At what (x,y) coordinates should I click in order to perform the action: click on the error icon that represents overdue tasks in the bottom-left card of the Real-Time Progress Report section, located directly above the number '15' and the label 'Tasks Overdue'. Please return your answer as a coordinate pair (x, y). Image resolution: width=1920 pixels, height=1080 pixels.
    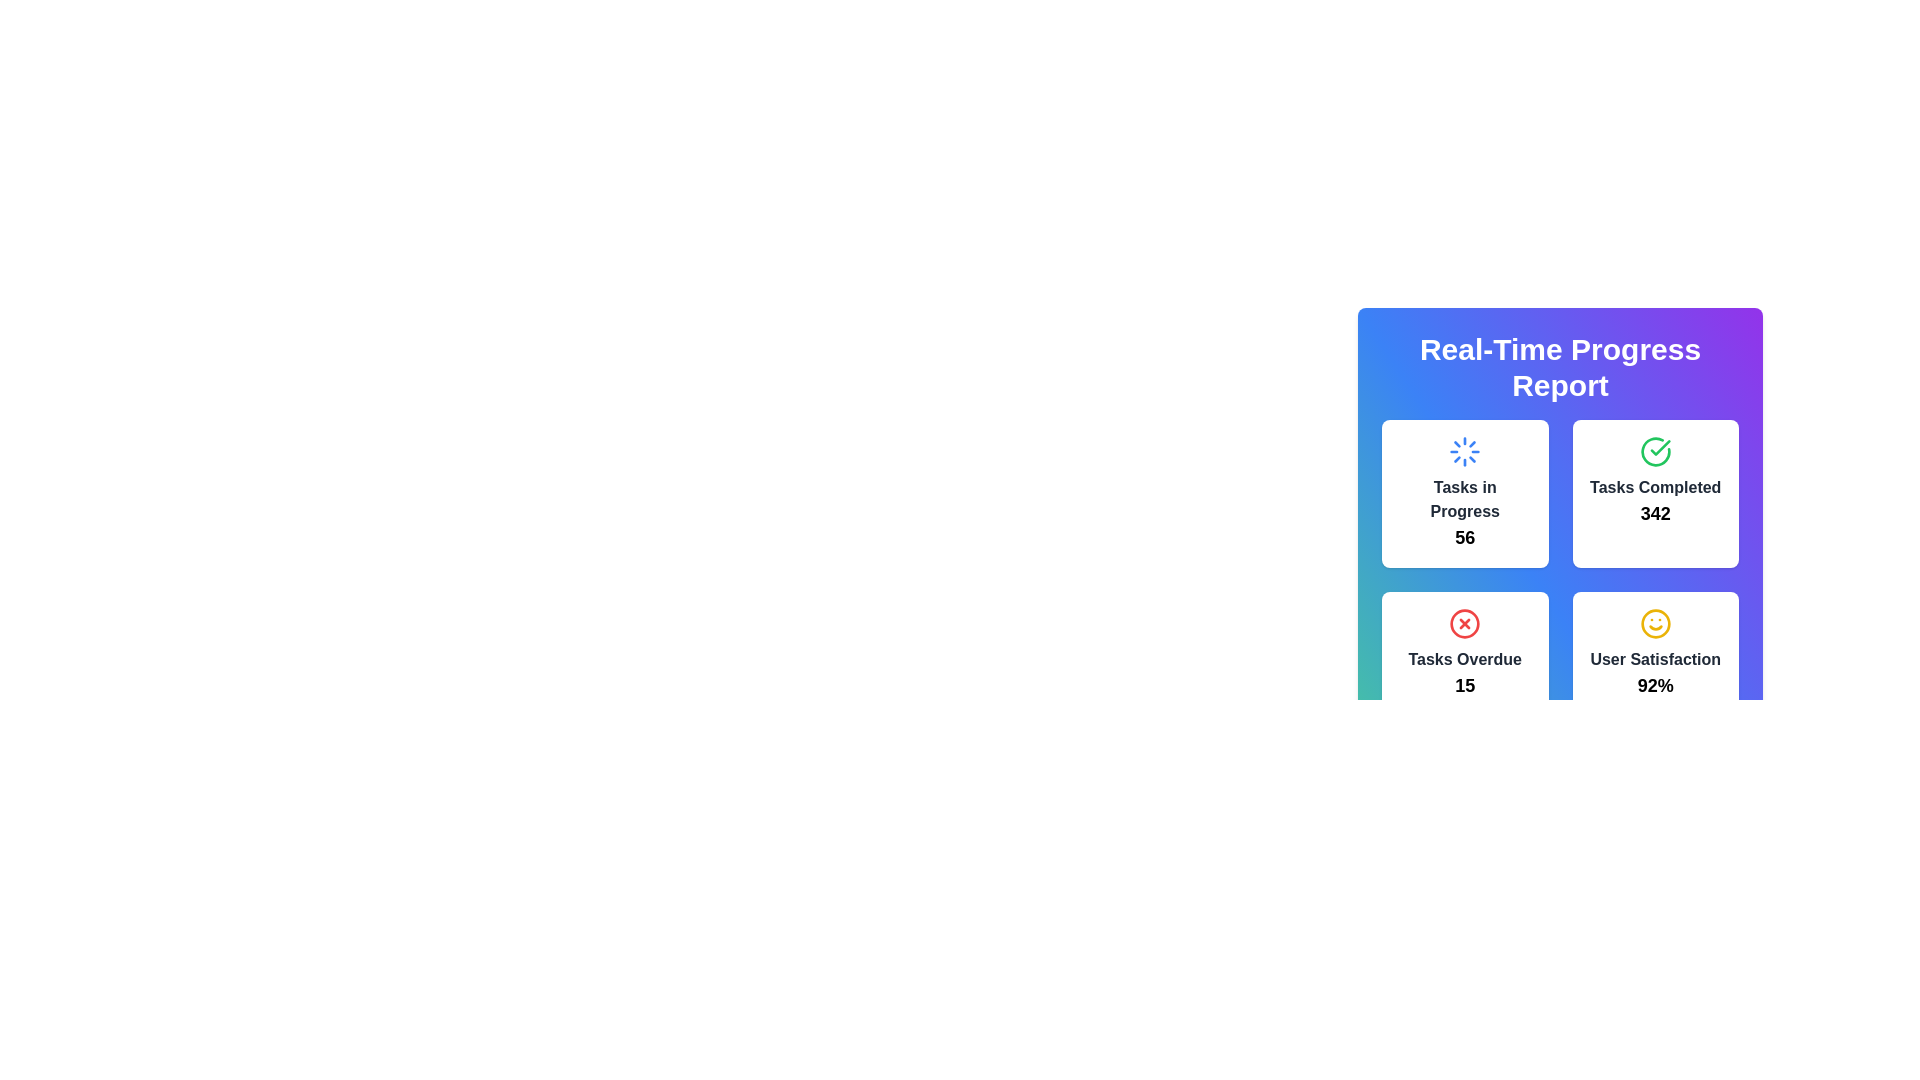
    Looking at the image, I should click on (1465, 623).